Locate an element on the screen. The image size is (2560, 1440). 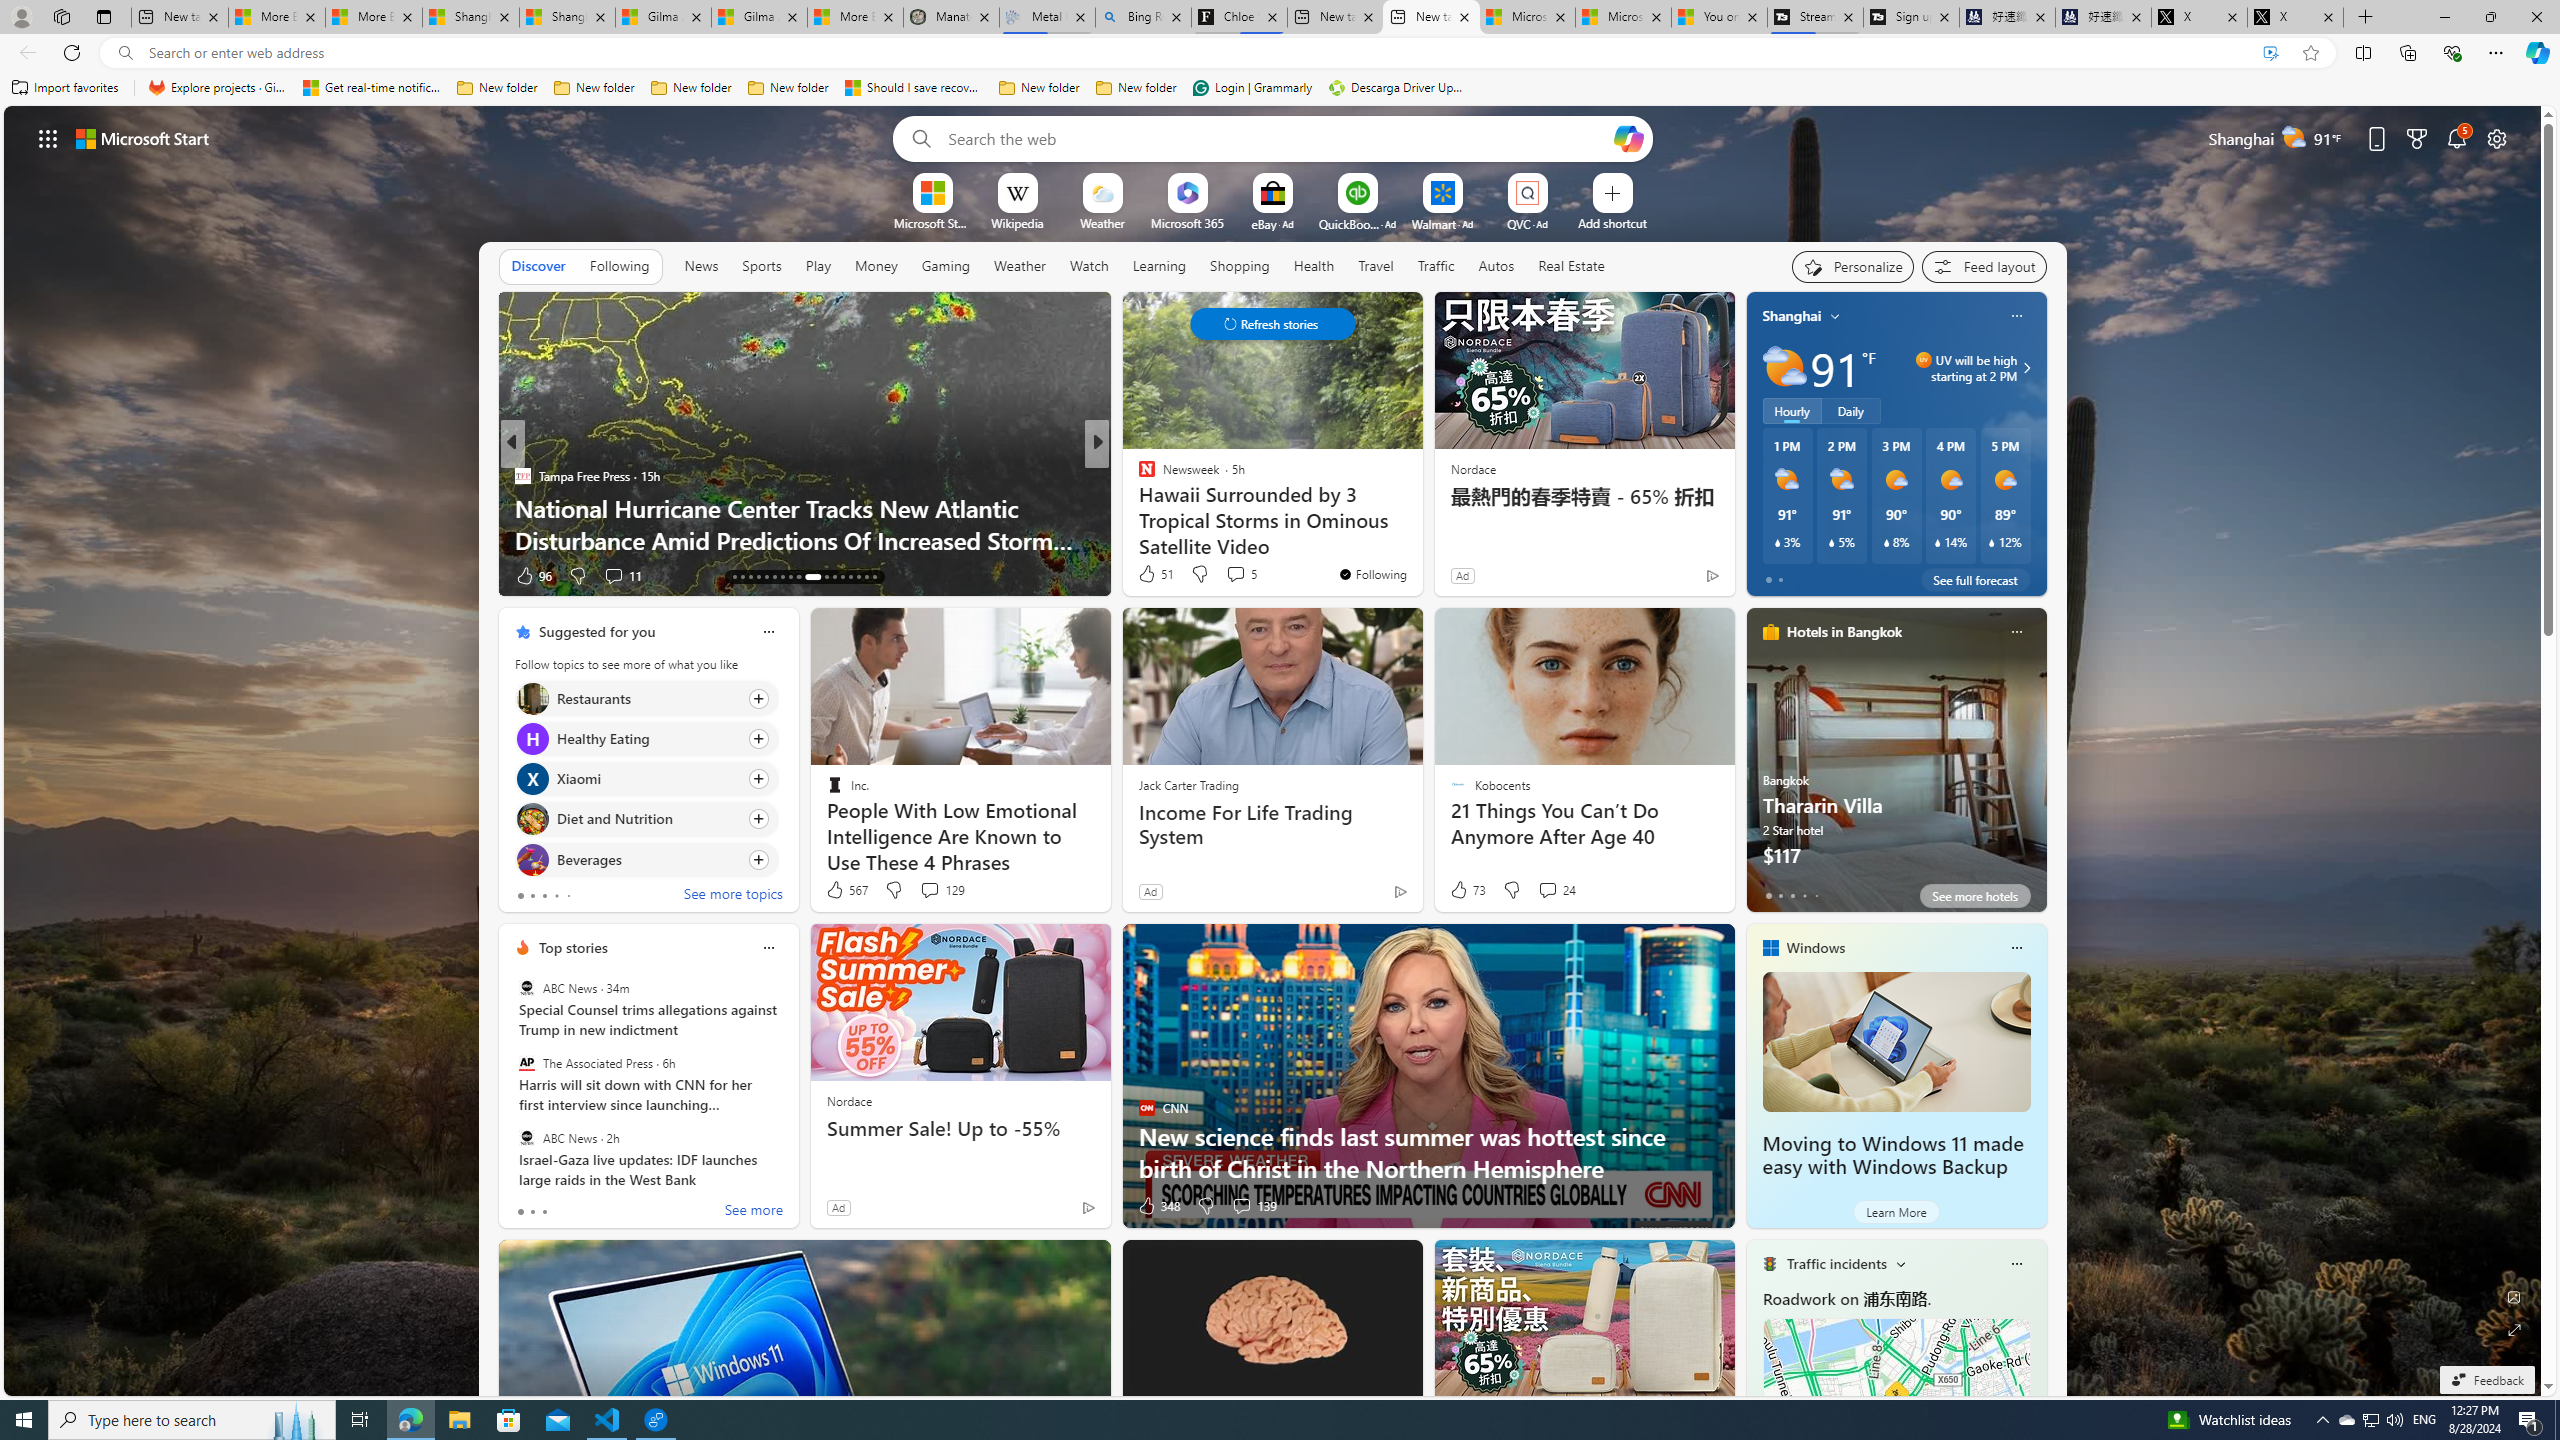
'AutomationID: tab-23' is located at coordinates (782, 577).